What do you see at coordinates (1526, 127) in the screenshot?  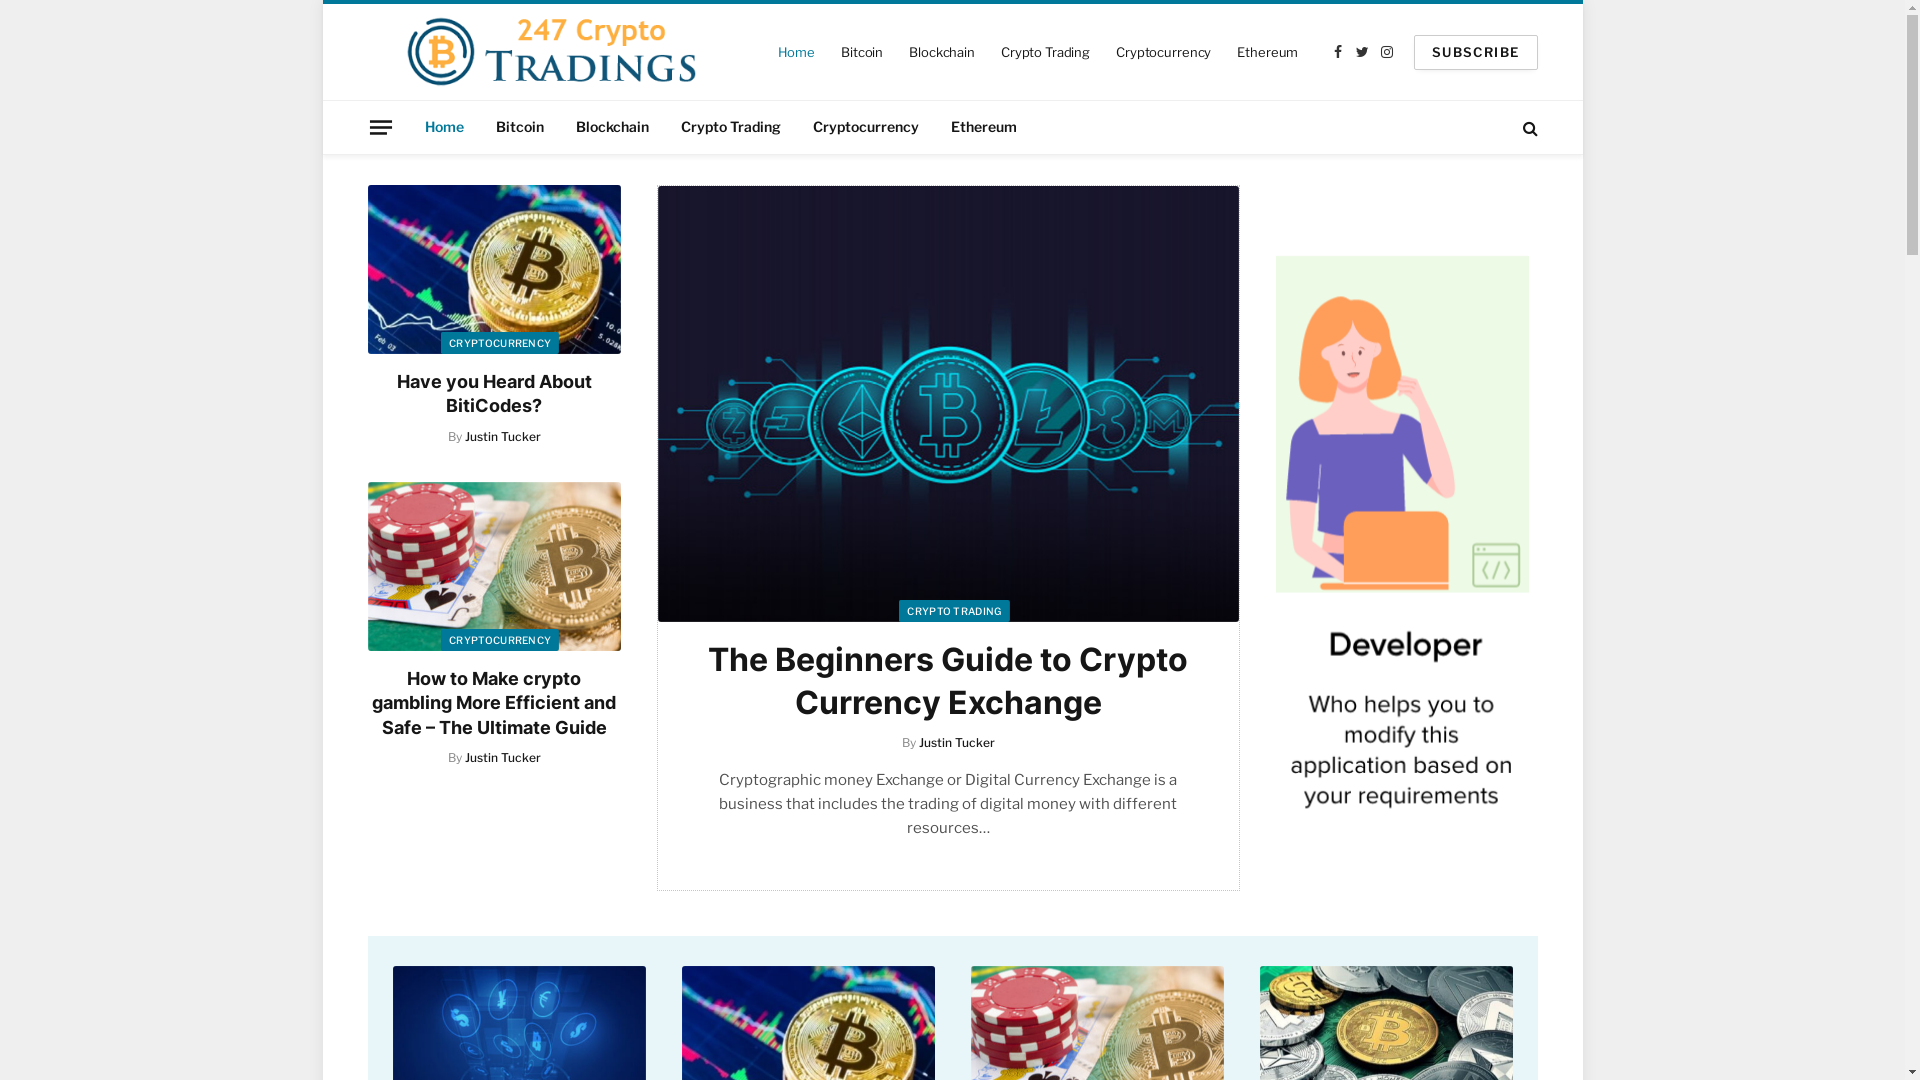 I see `'Search'` at bounding box center [1526, 127].